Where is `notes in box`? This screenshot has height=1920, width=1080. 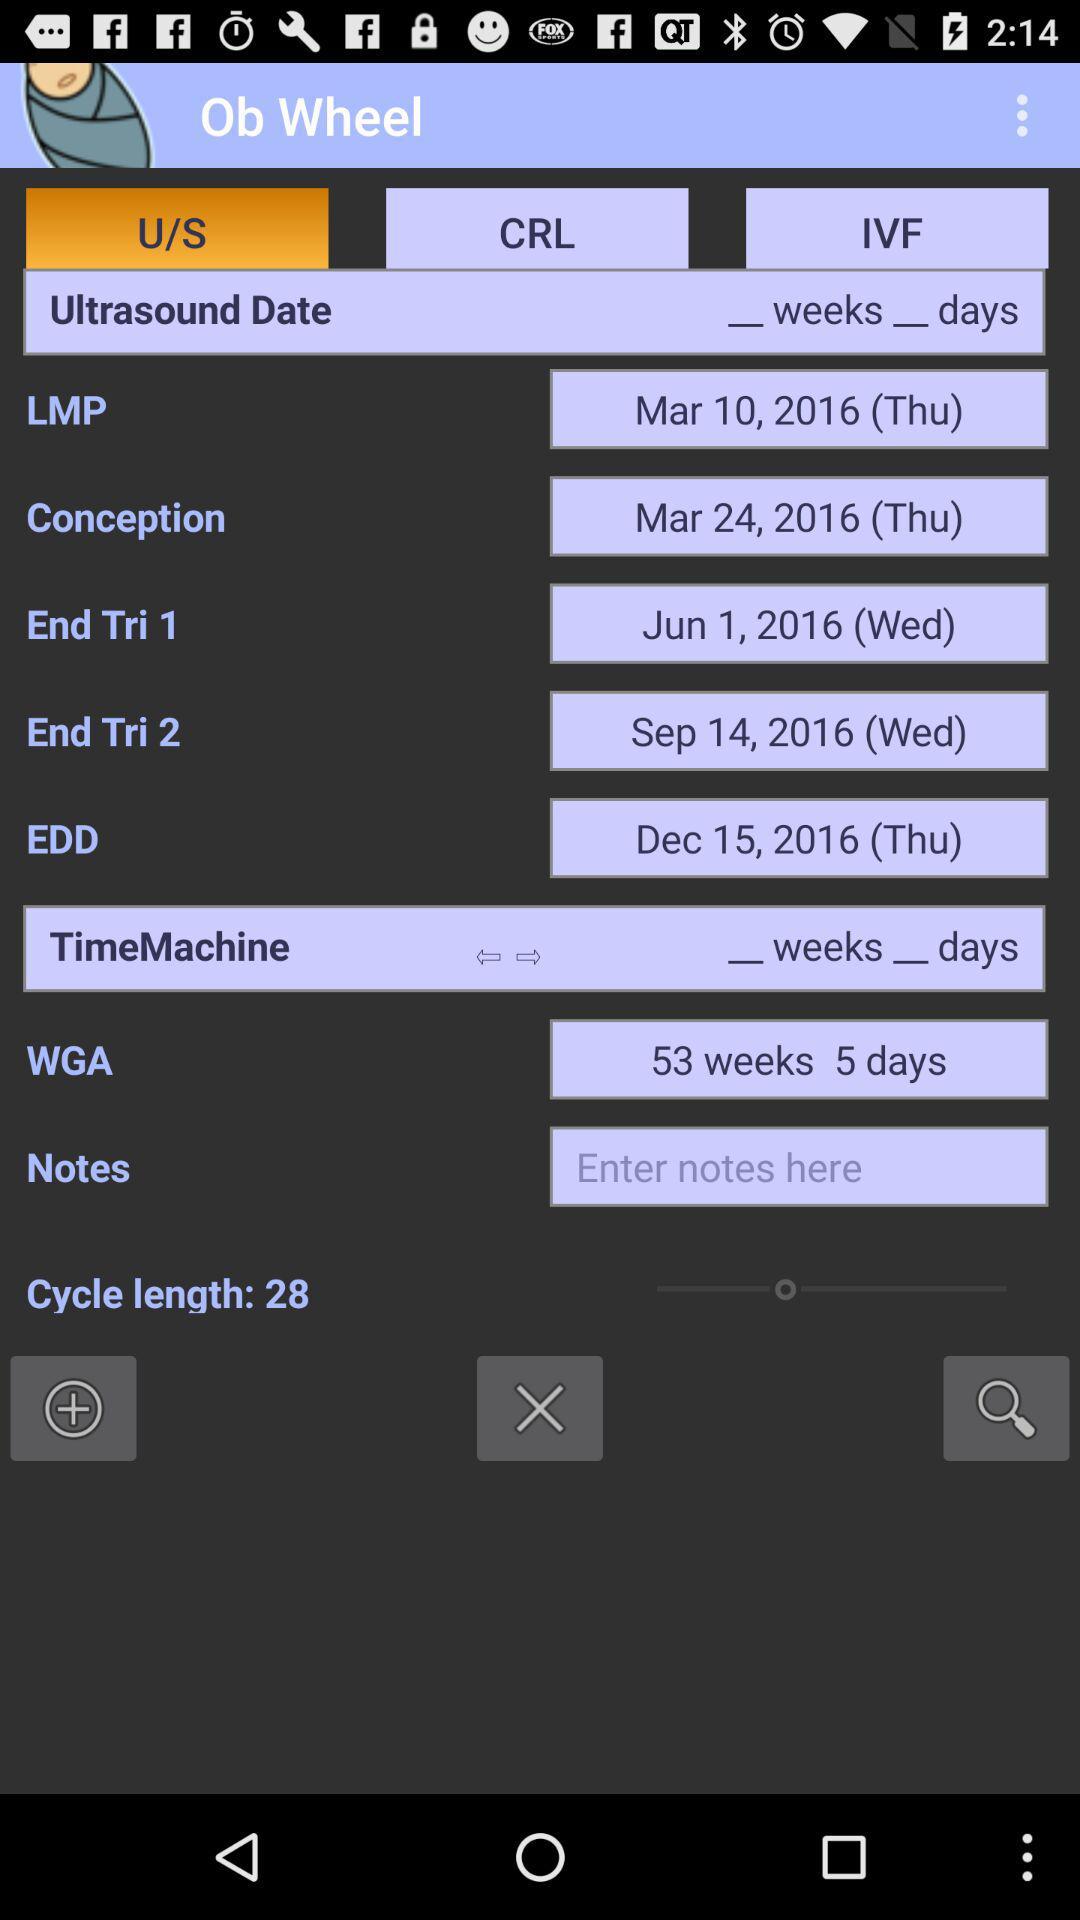
notes in box is located at coordinates (798, 1166).